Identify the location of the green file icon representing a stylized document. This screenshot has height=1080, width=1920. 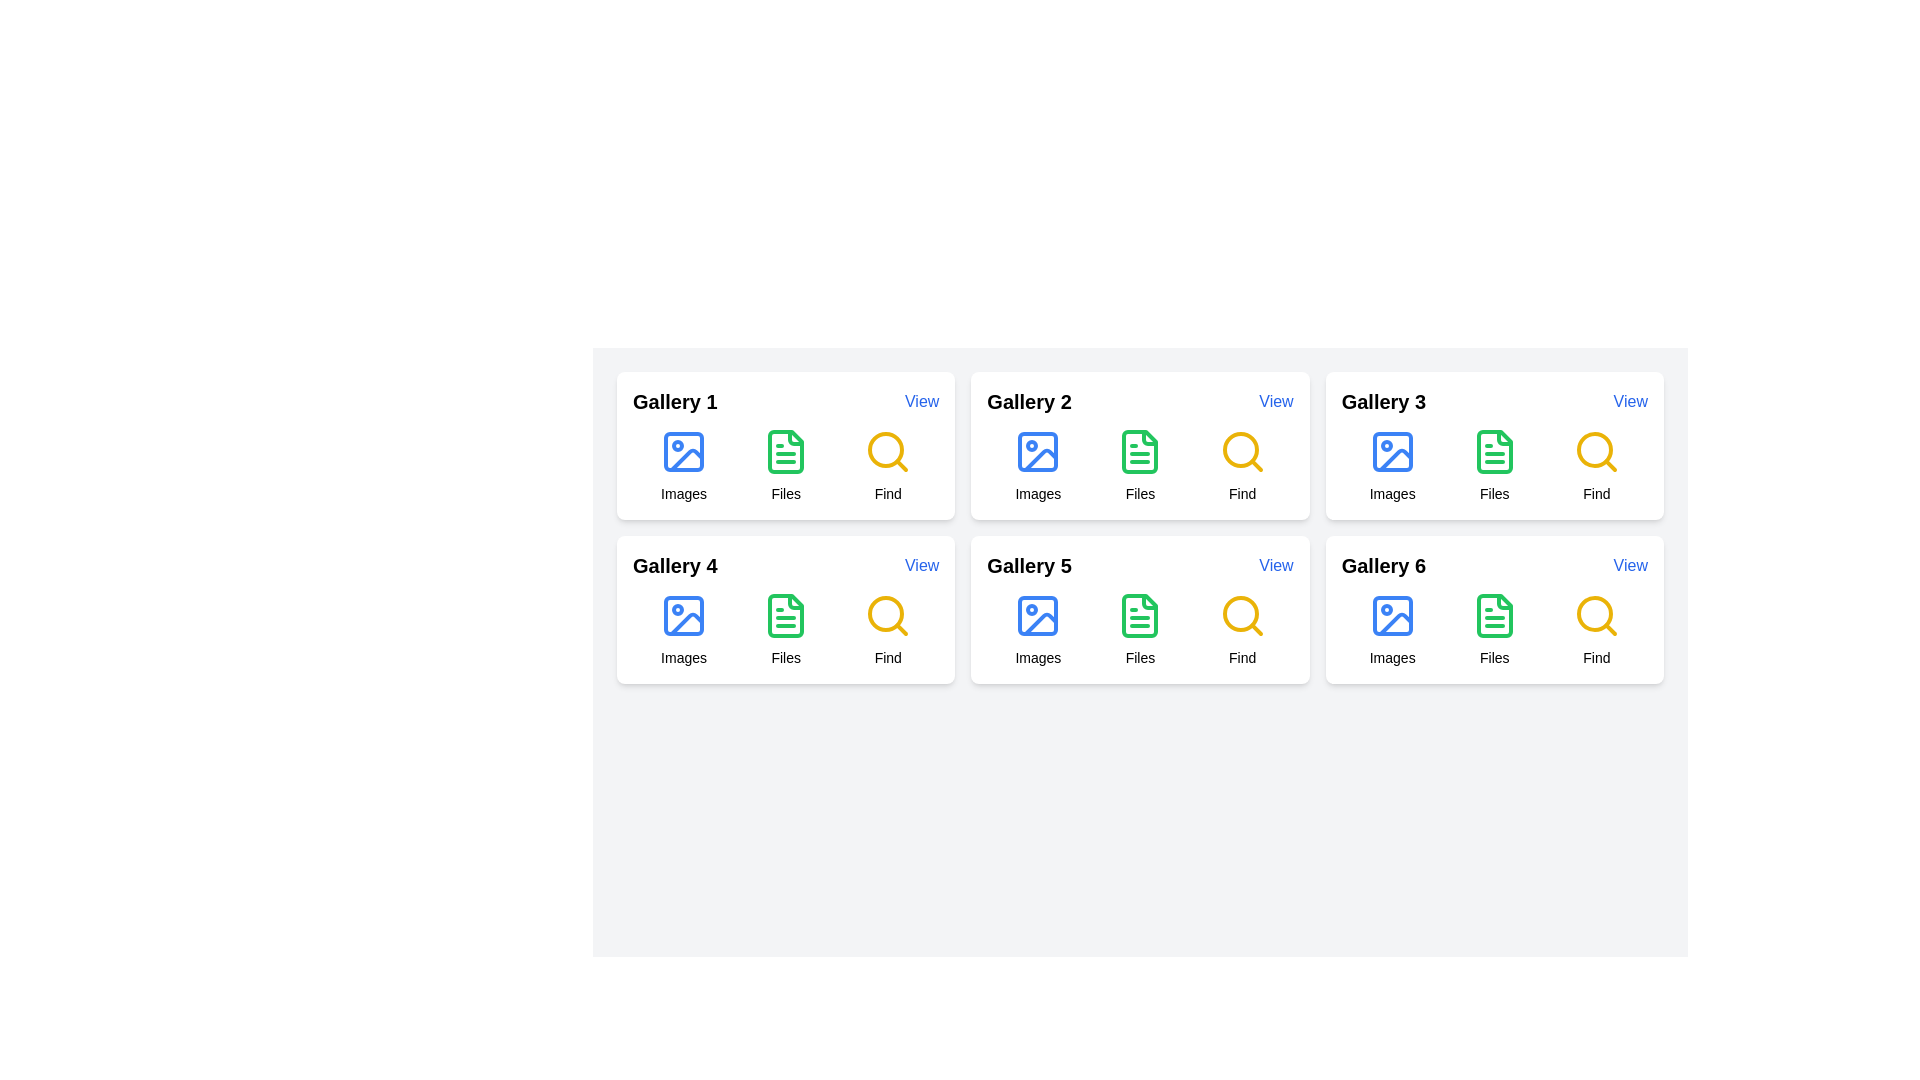
(785, 615).